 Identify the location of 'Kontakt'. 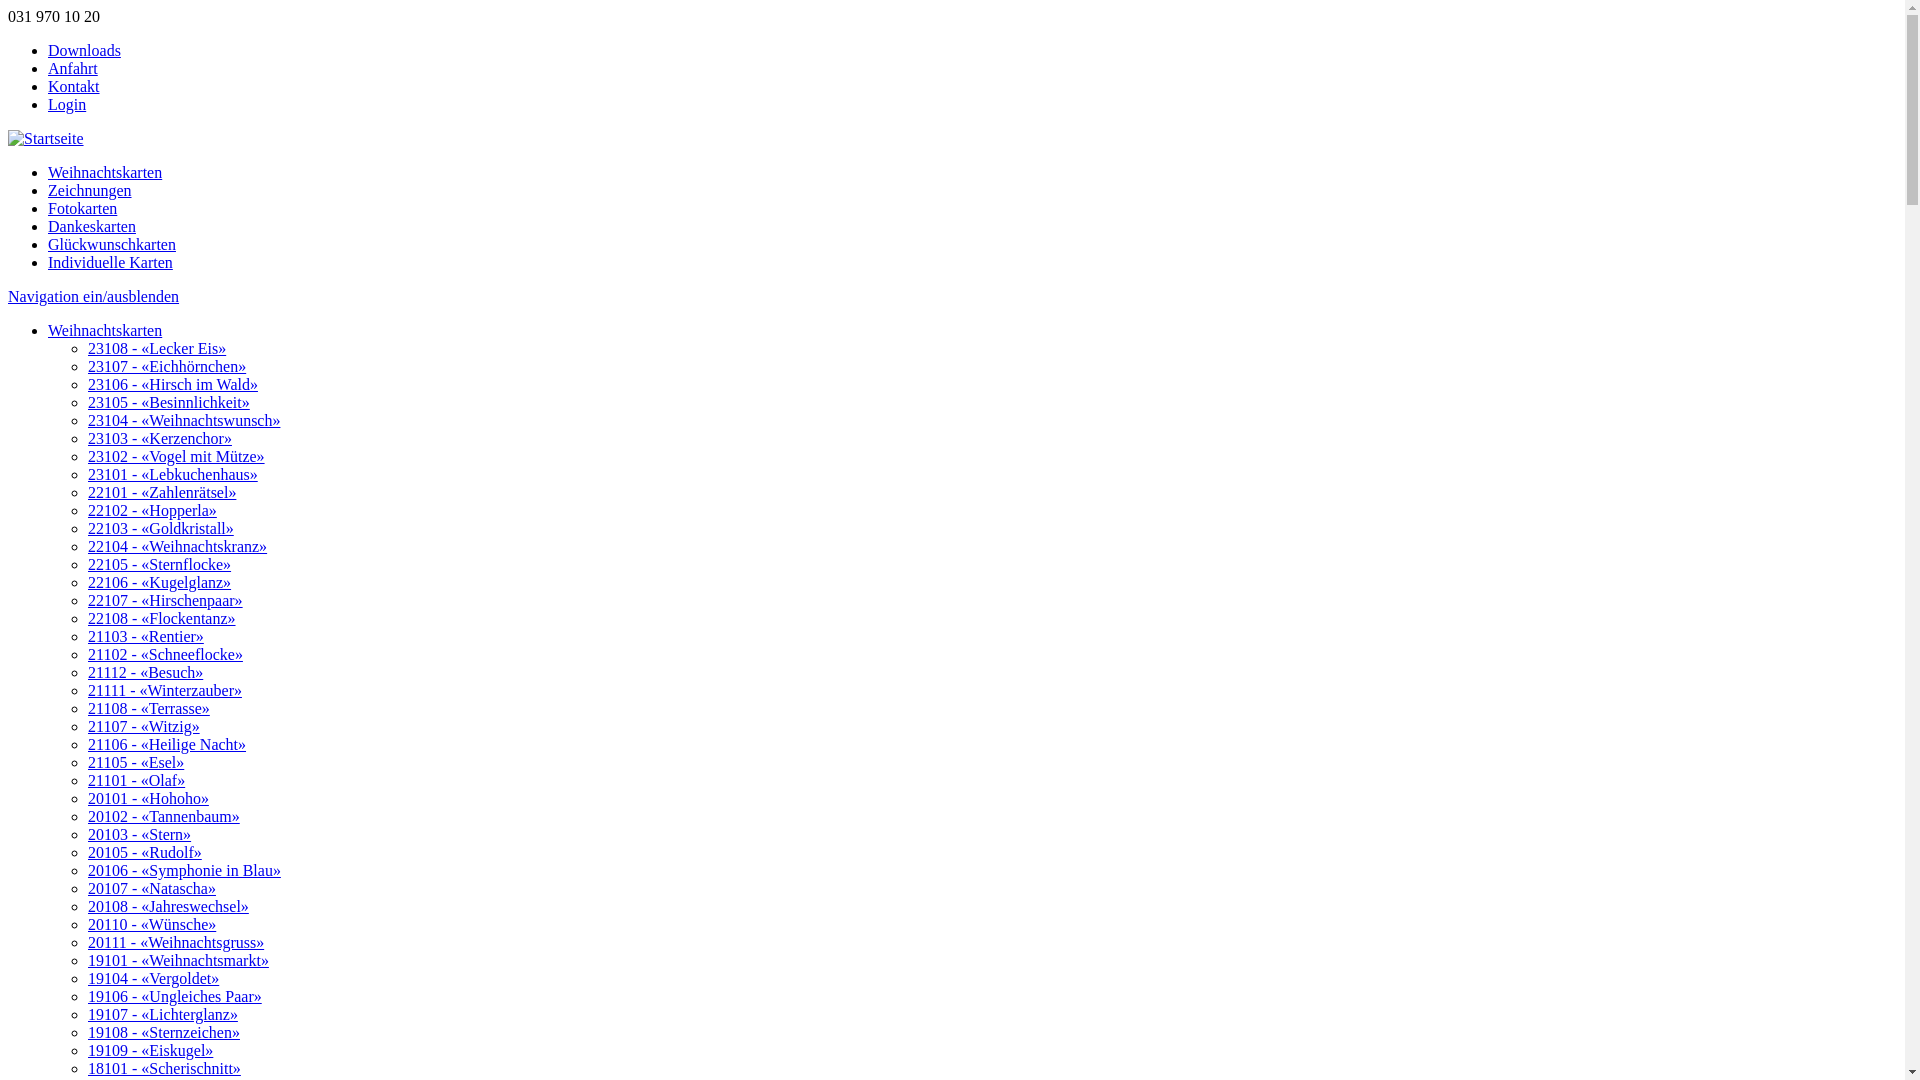
(48, 85).